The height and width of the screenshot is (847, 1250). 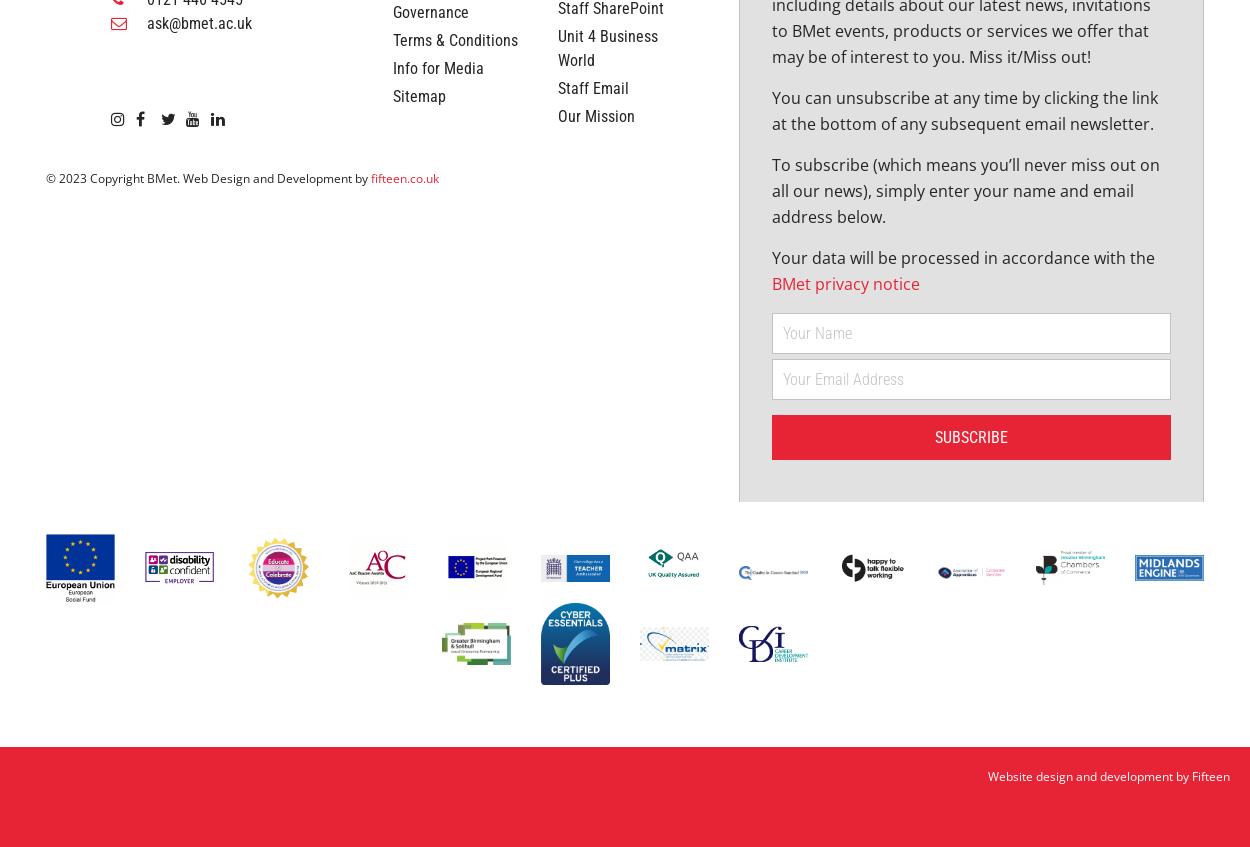 I want to click on 'Terms & Conditions', so click(x=392, y=185).